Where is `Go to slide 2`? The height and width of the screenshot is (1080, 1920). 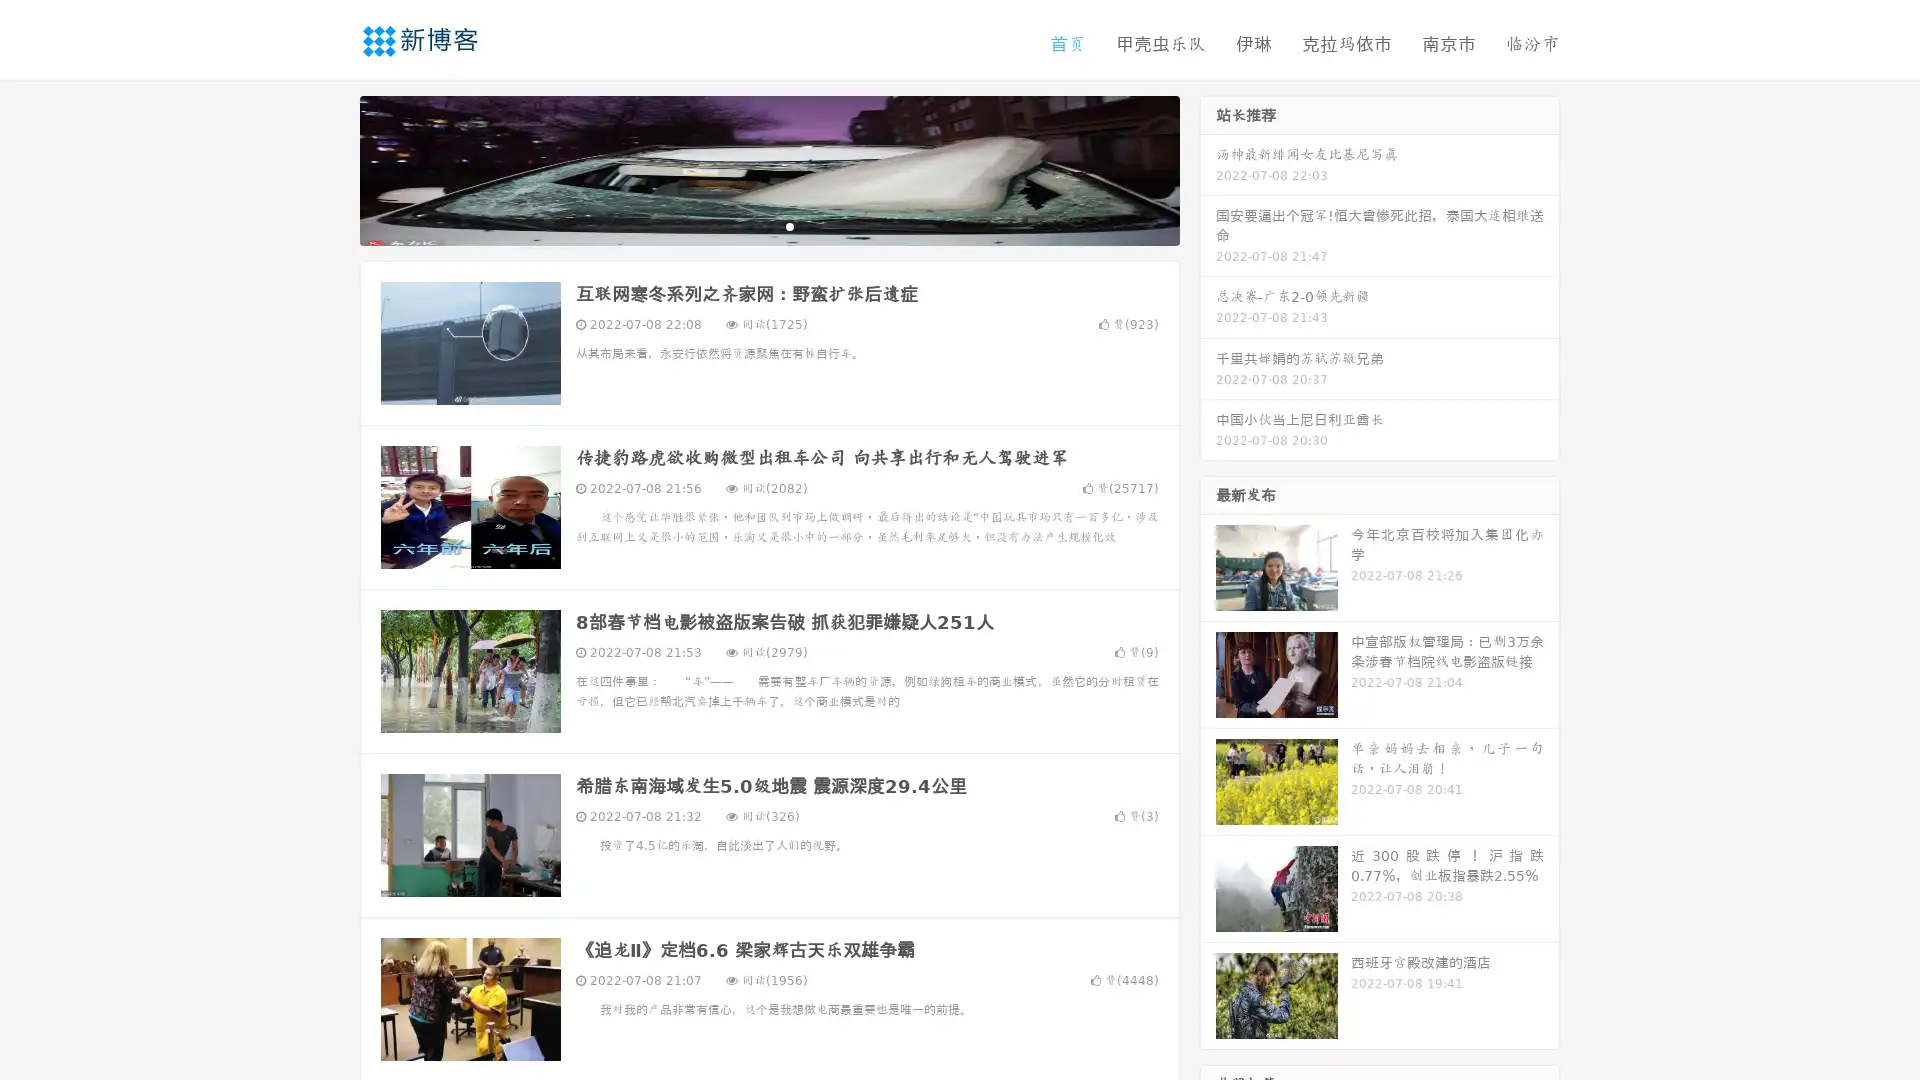 Go to slide 2 is located at coordinates (768, 225).